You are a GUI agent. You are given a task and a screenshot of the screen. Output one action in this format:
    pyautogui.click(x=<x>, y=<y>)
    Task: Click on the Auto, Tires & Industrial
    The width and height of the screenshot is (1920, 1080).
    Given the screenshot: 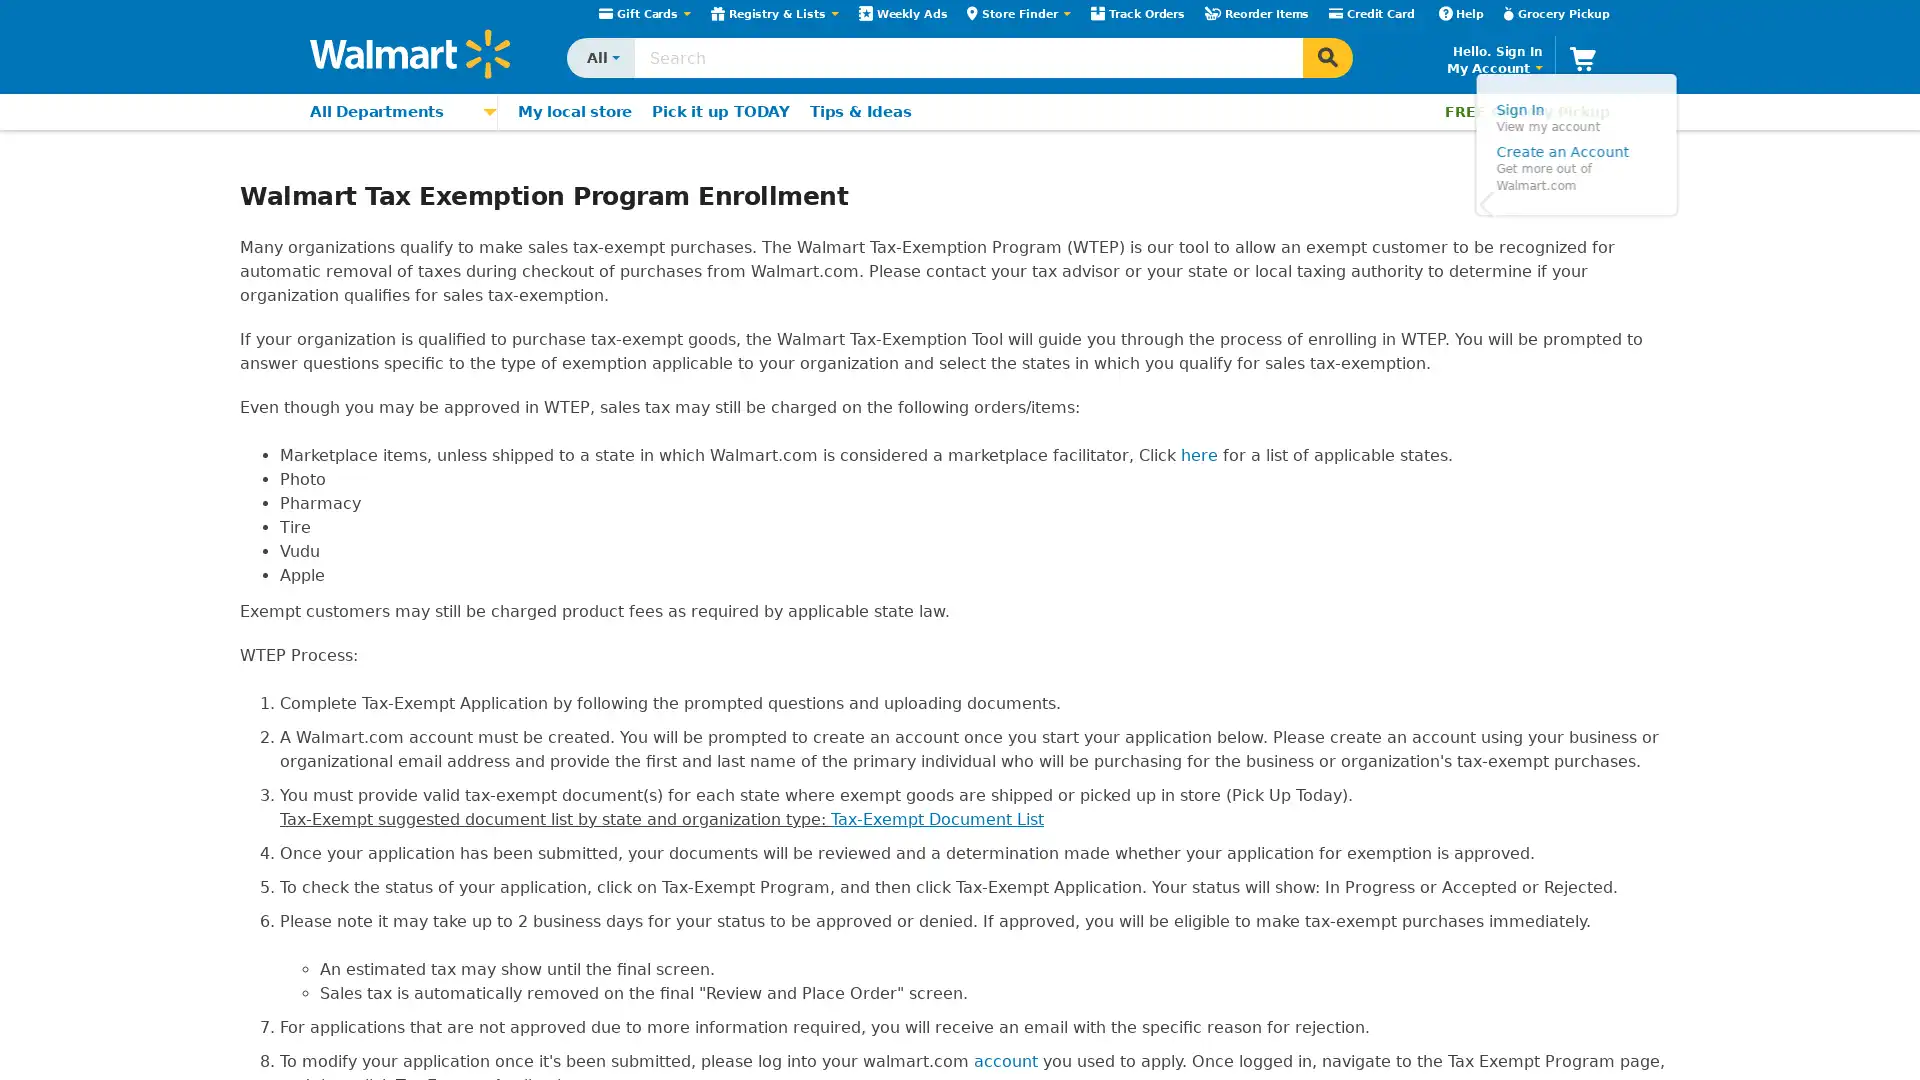 What is the action you would take?
    pyautogui.click(x=388, y=501)
    